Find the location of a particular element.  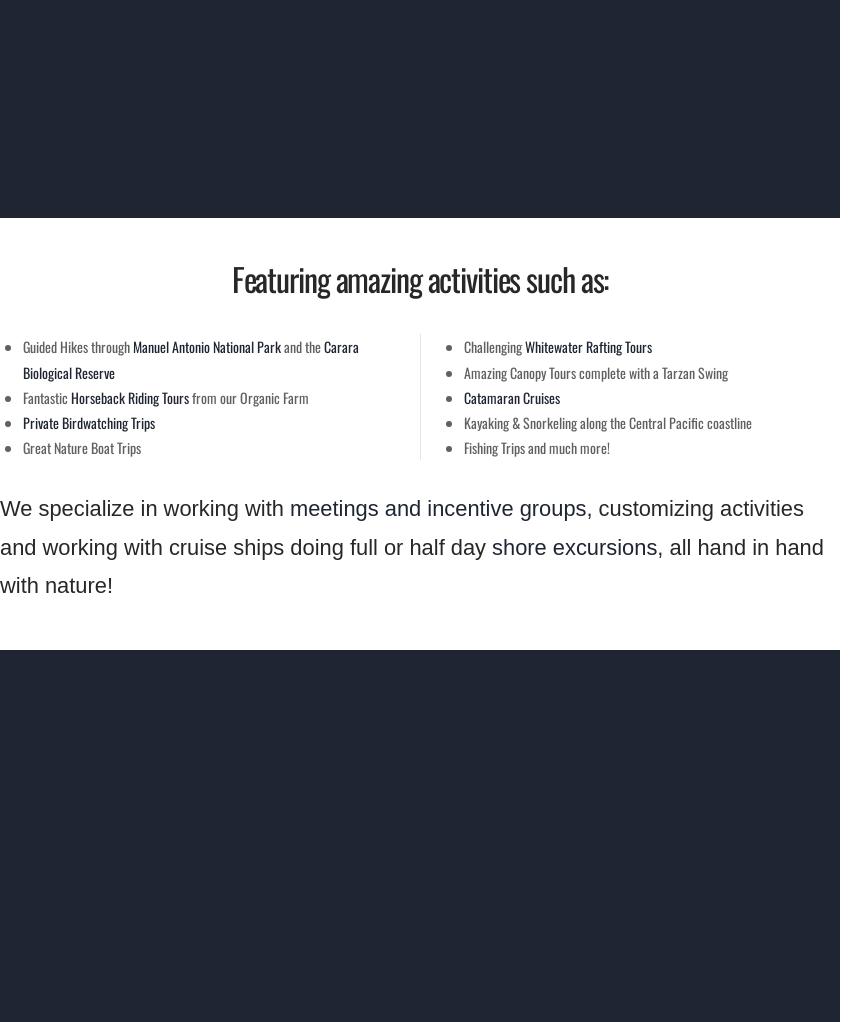

'Fishing Trips and much more!' is located at coordinates (537, 446).